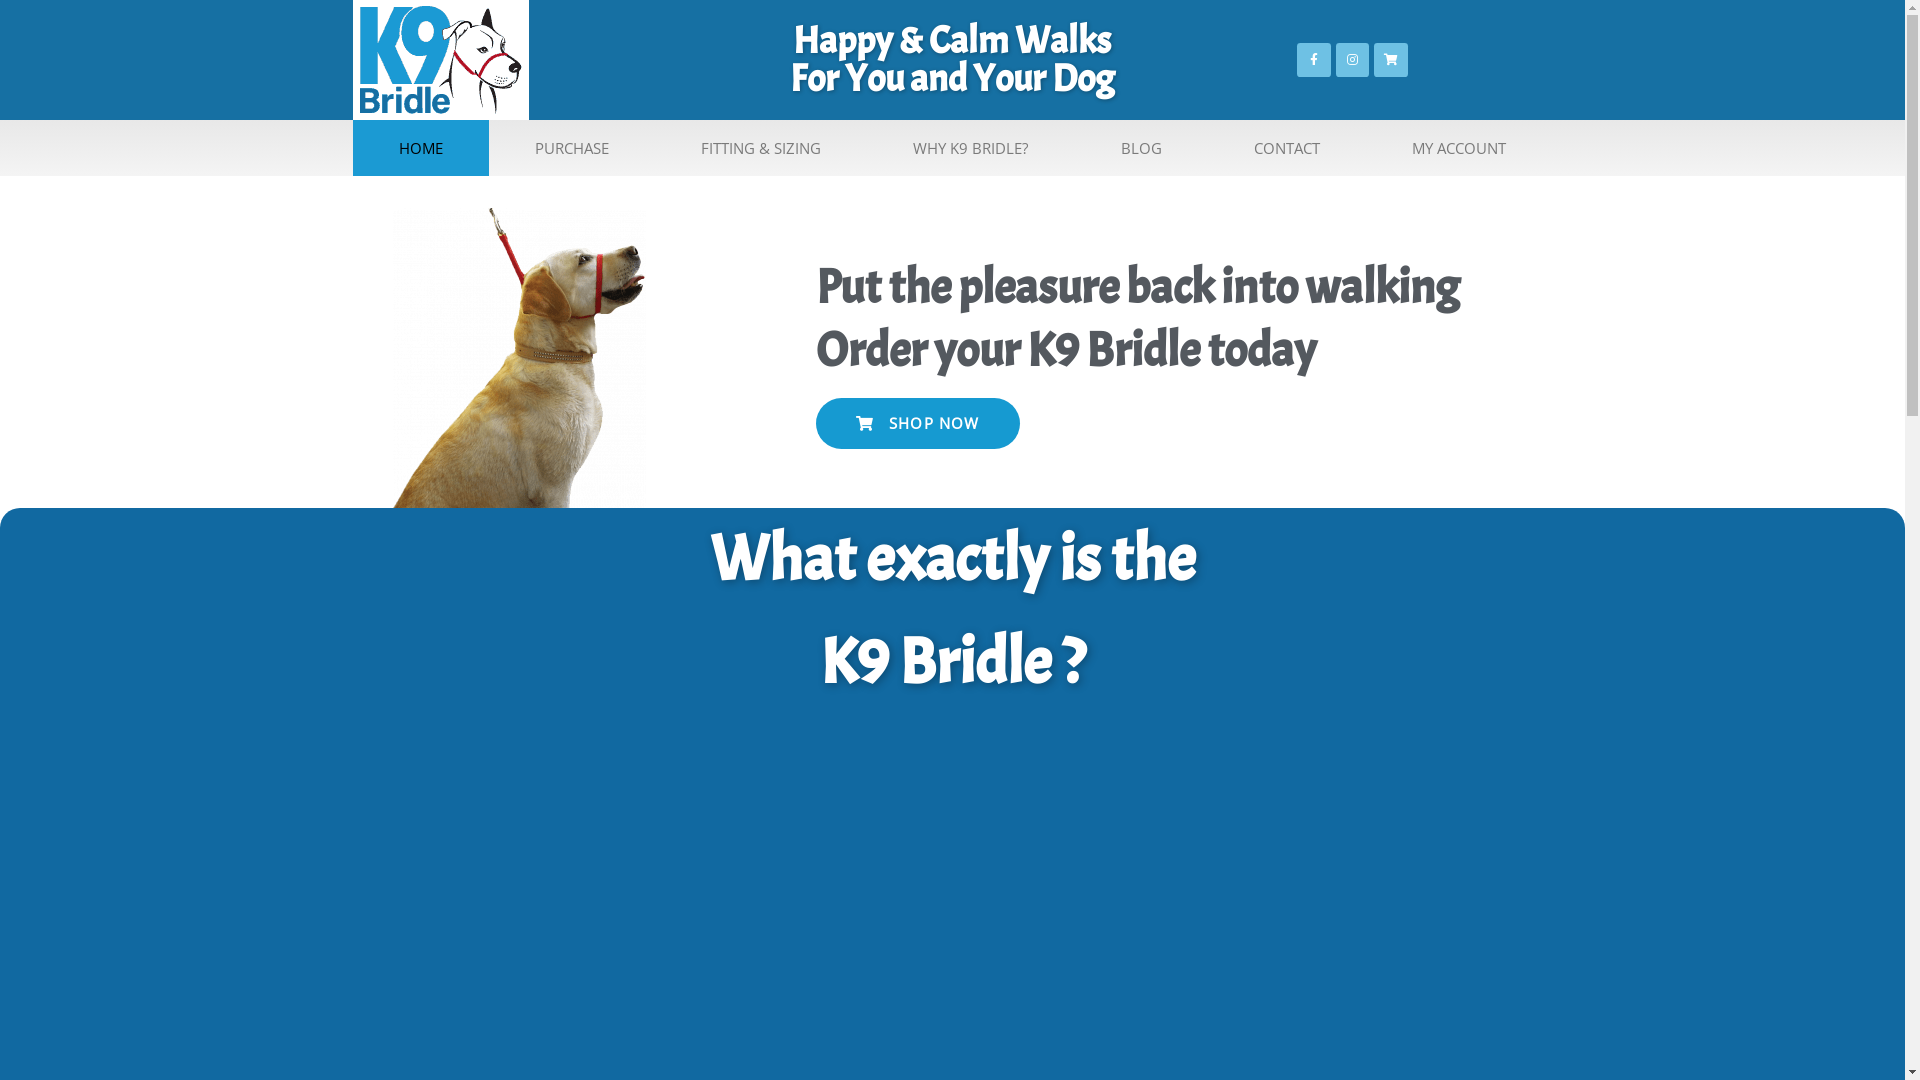  What do you see at coordinates (760, 146) in the screenshot?
I see `'FITTING & SIZING'` at bounding box center [760, 146].